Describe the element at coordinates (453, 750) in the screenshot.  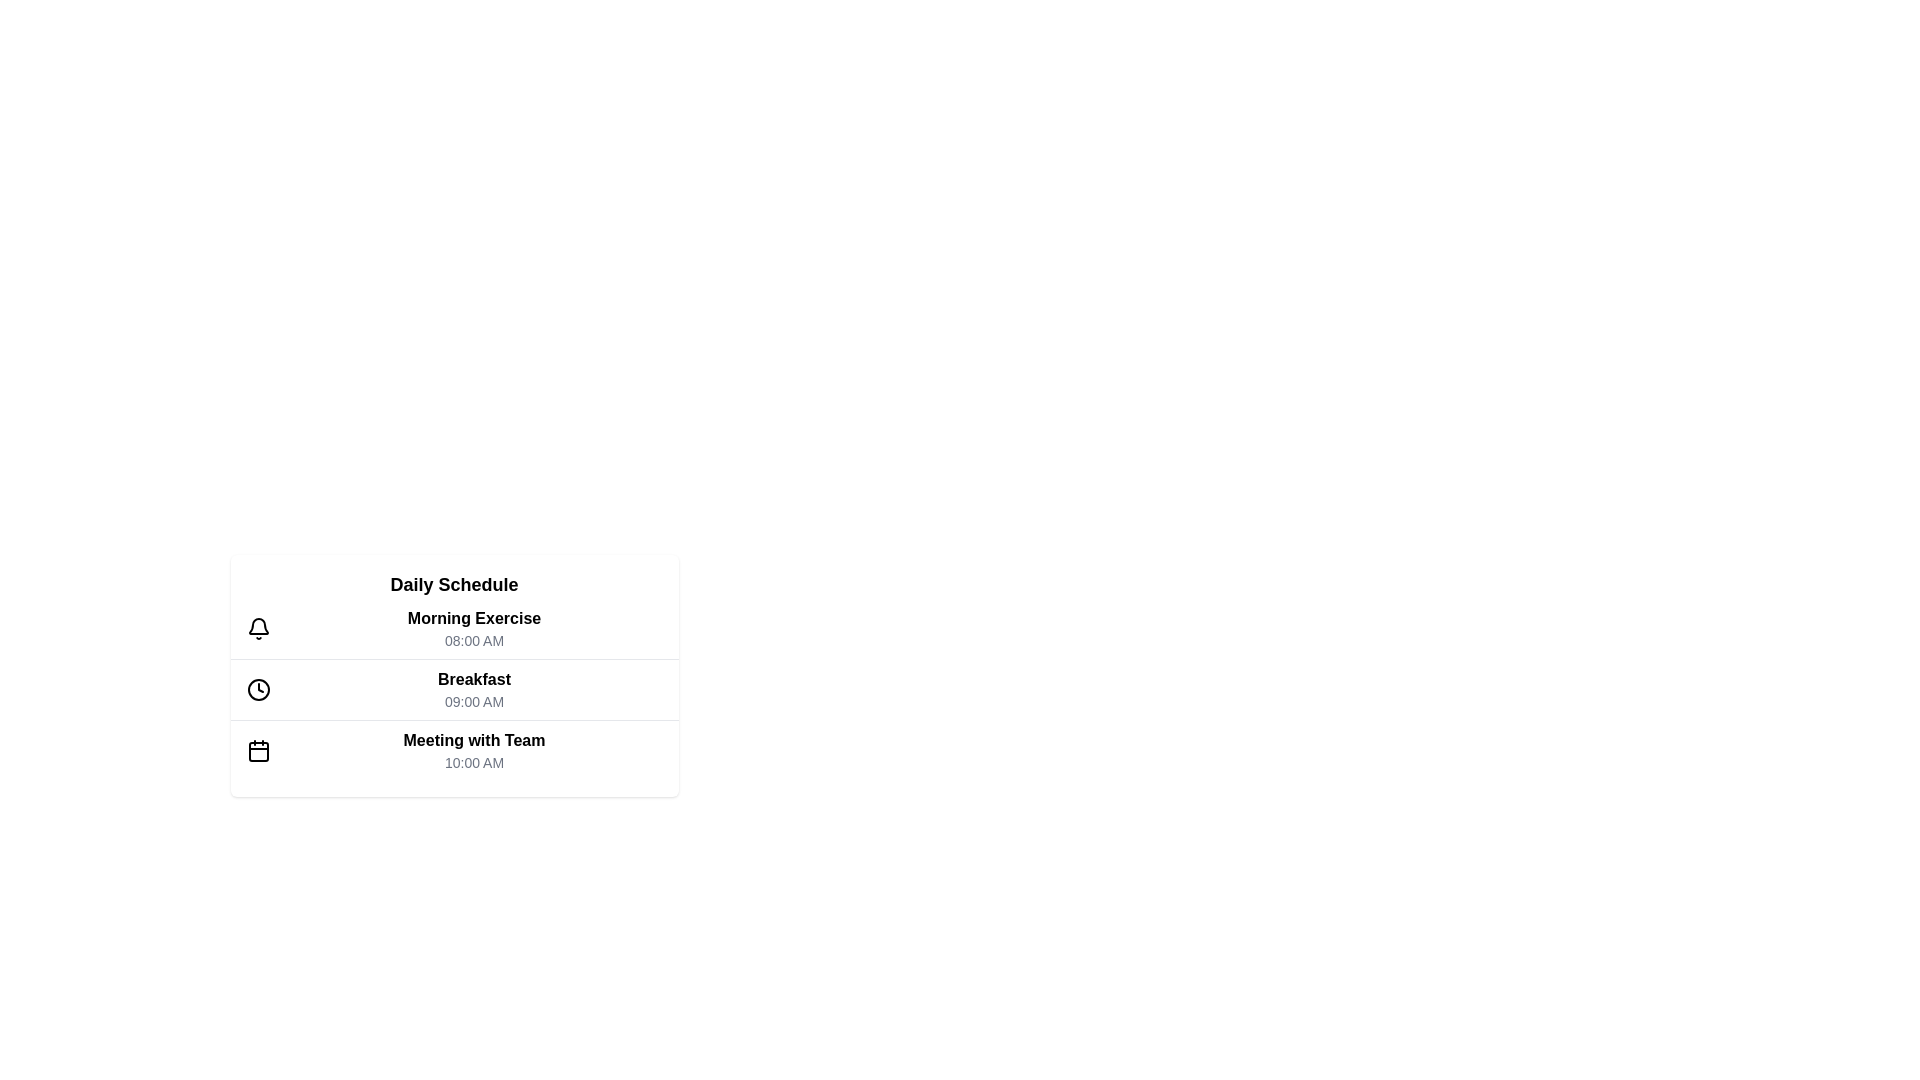
I see `the Information Card element that displays 'Meeting with Team' in bold and '10:00 AM' in gray font, located below 'Breakfast 09:00 AM'` at that location.